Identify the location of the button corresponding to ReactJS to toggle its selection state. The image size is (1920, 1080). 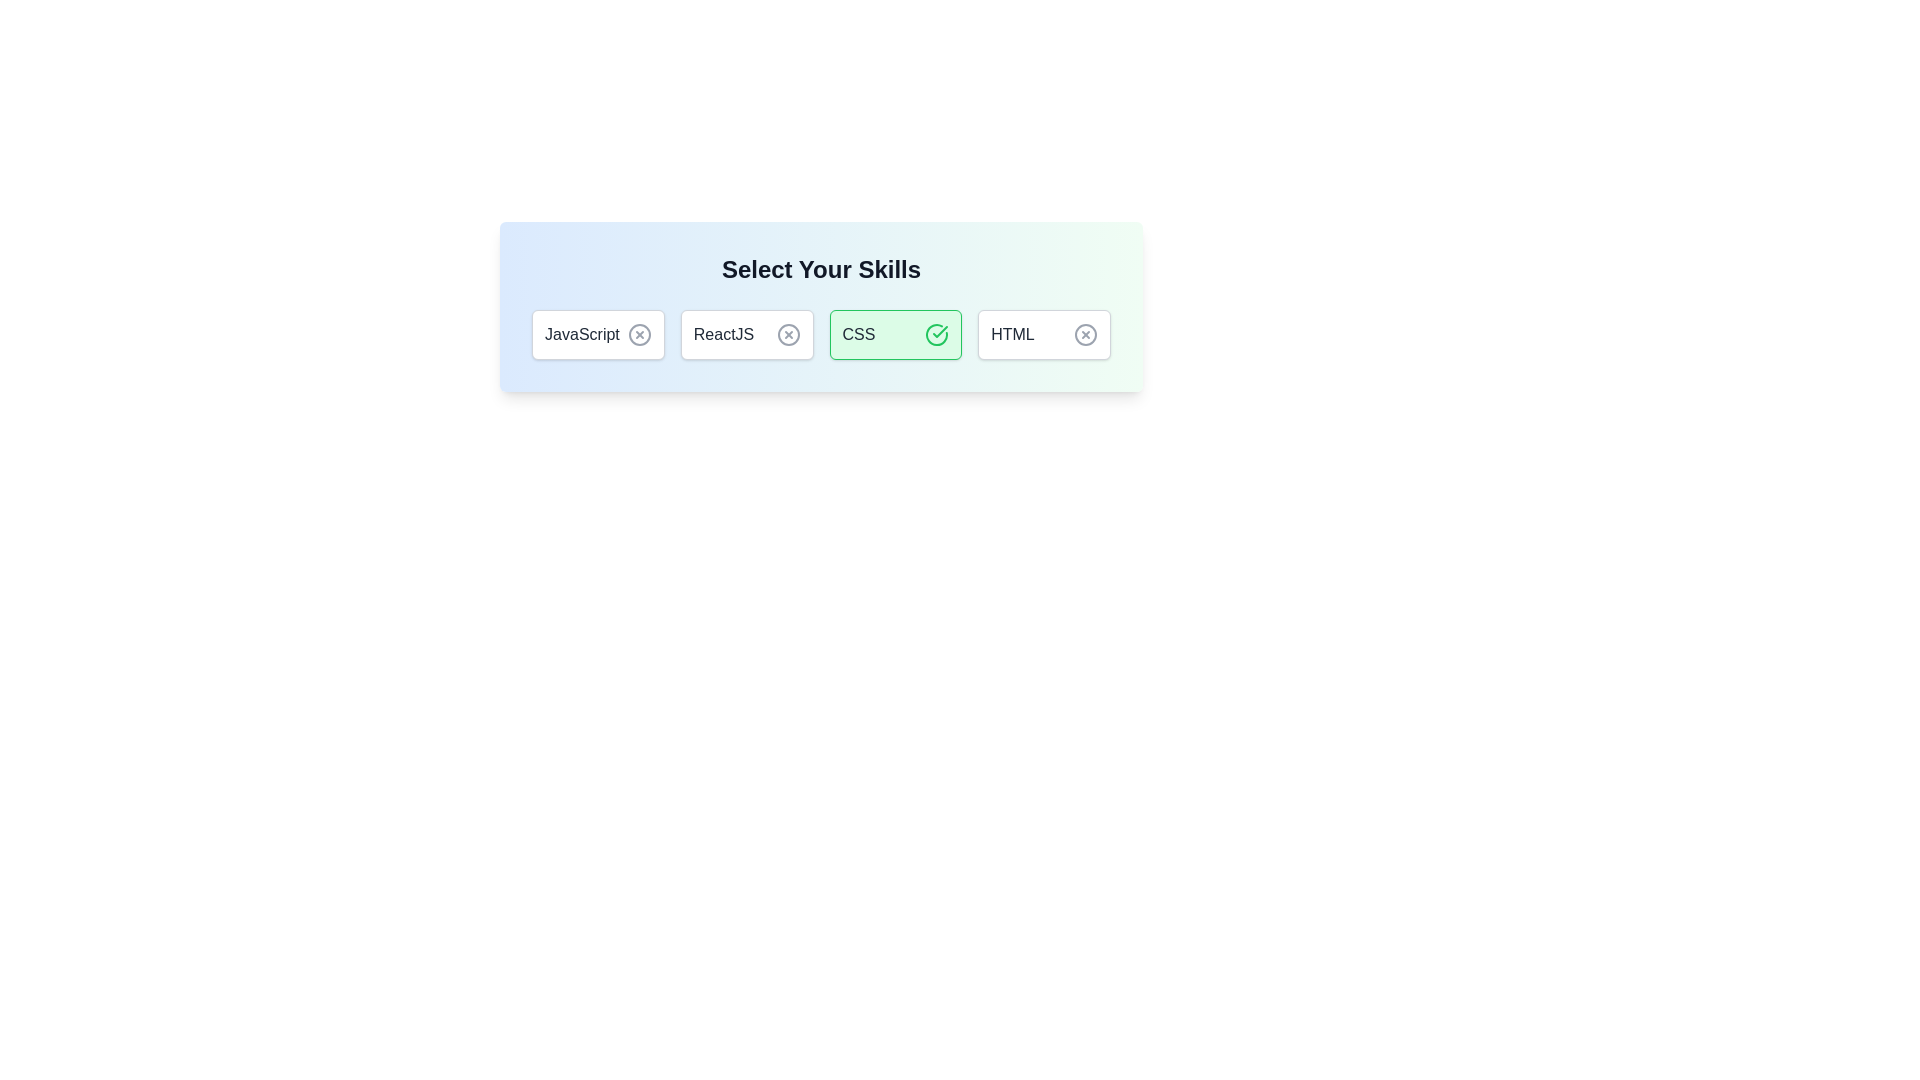
(746, 334).